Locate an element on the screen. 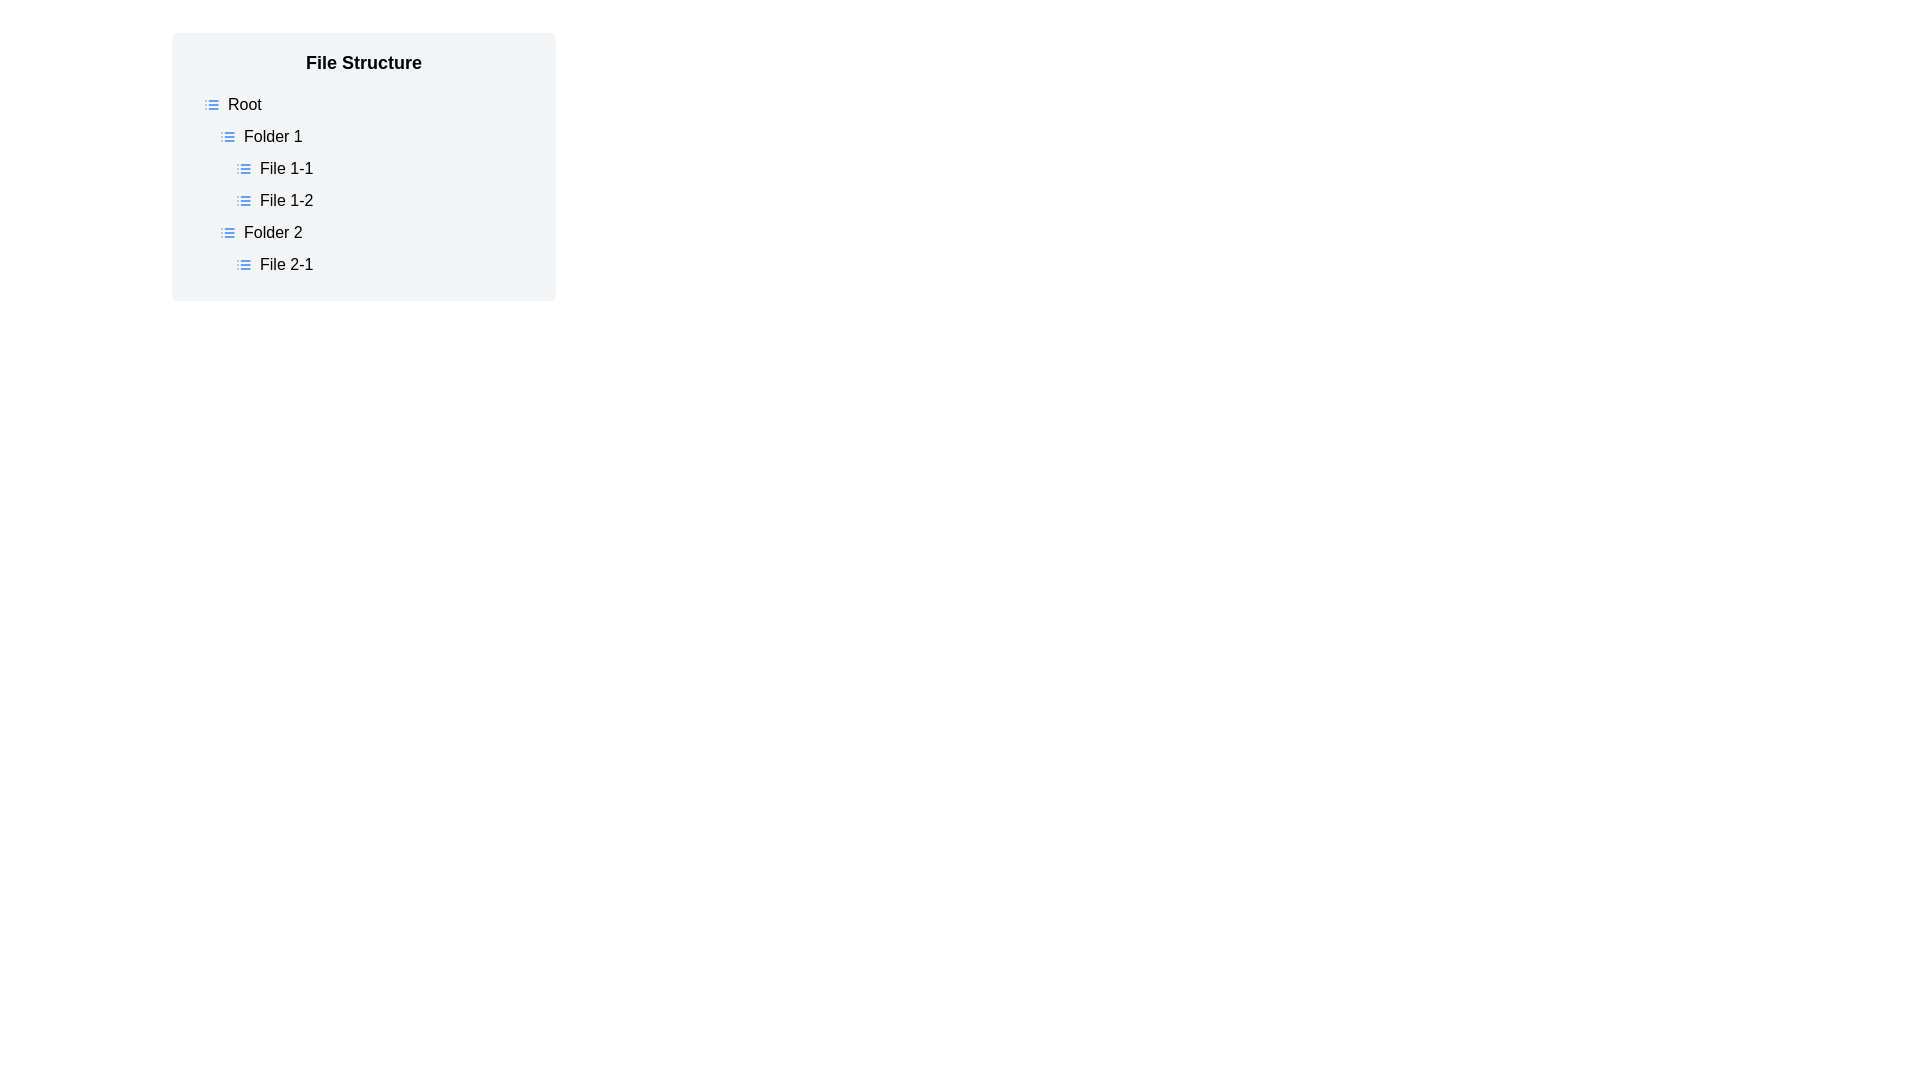  the text label identifying the file named 'File 1-2' under 'Folder 1' in the upper-middle portion of the interface is located at coordinates (285, 200).